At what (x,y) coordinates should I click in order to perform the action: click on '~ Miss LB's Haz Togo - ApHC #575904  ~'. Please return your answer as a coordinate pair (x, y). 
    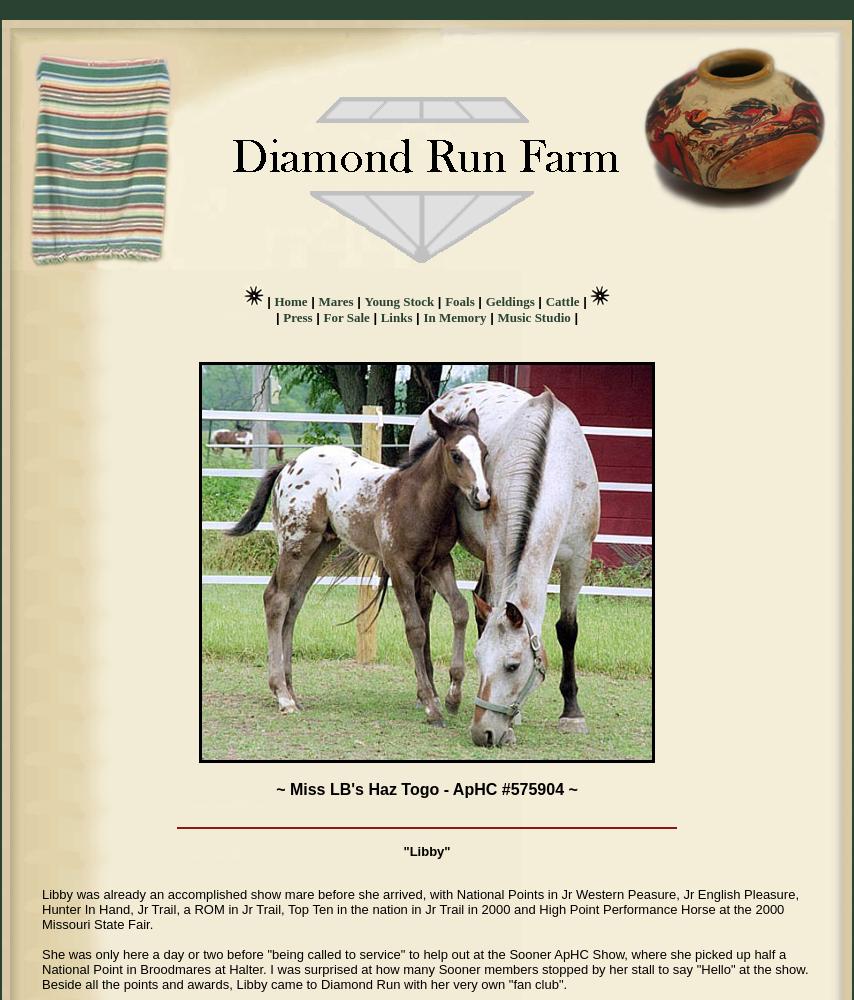
    Looking at the image, I should click on (426, 789).